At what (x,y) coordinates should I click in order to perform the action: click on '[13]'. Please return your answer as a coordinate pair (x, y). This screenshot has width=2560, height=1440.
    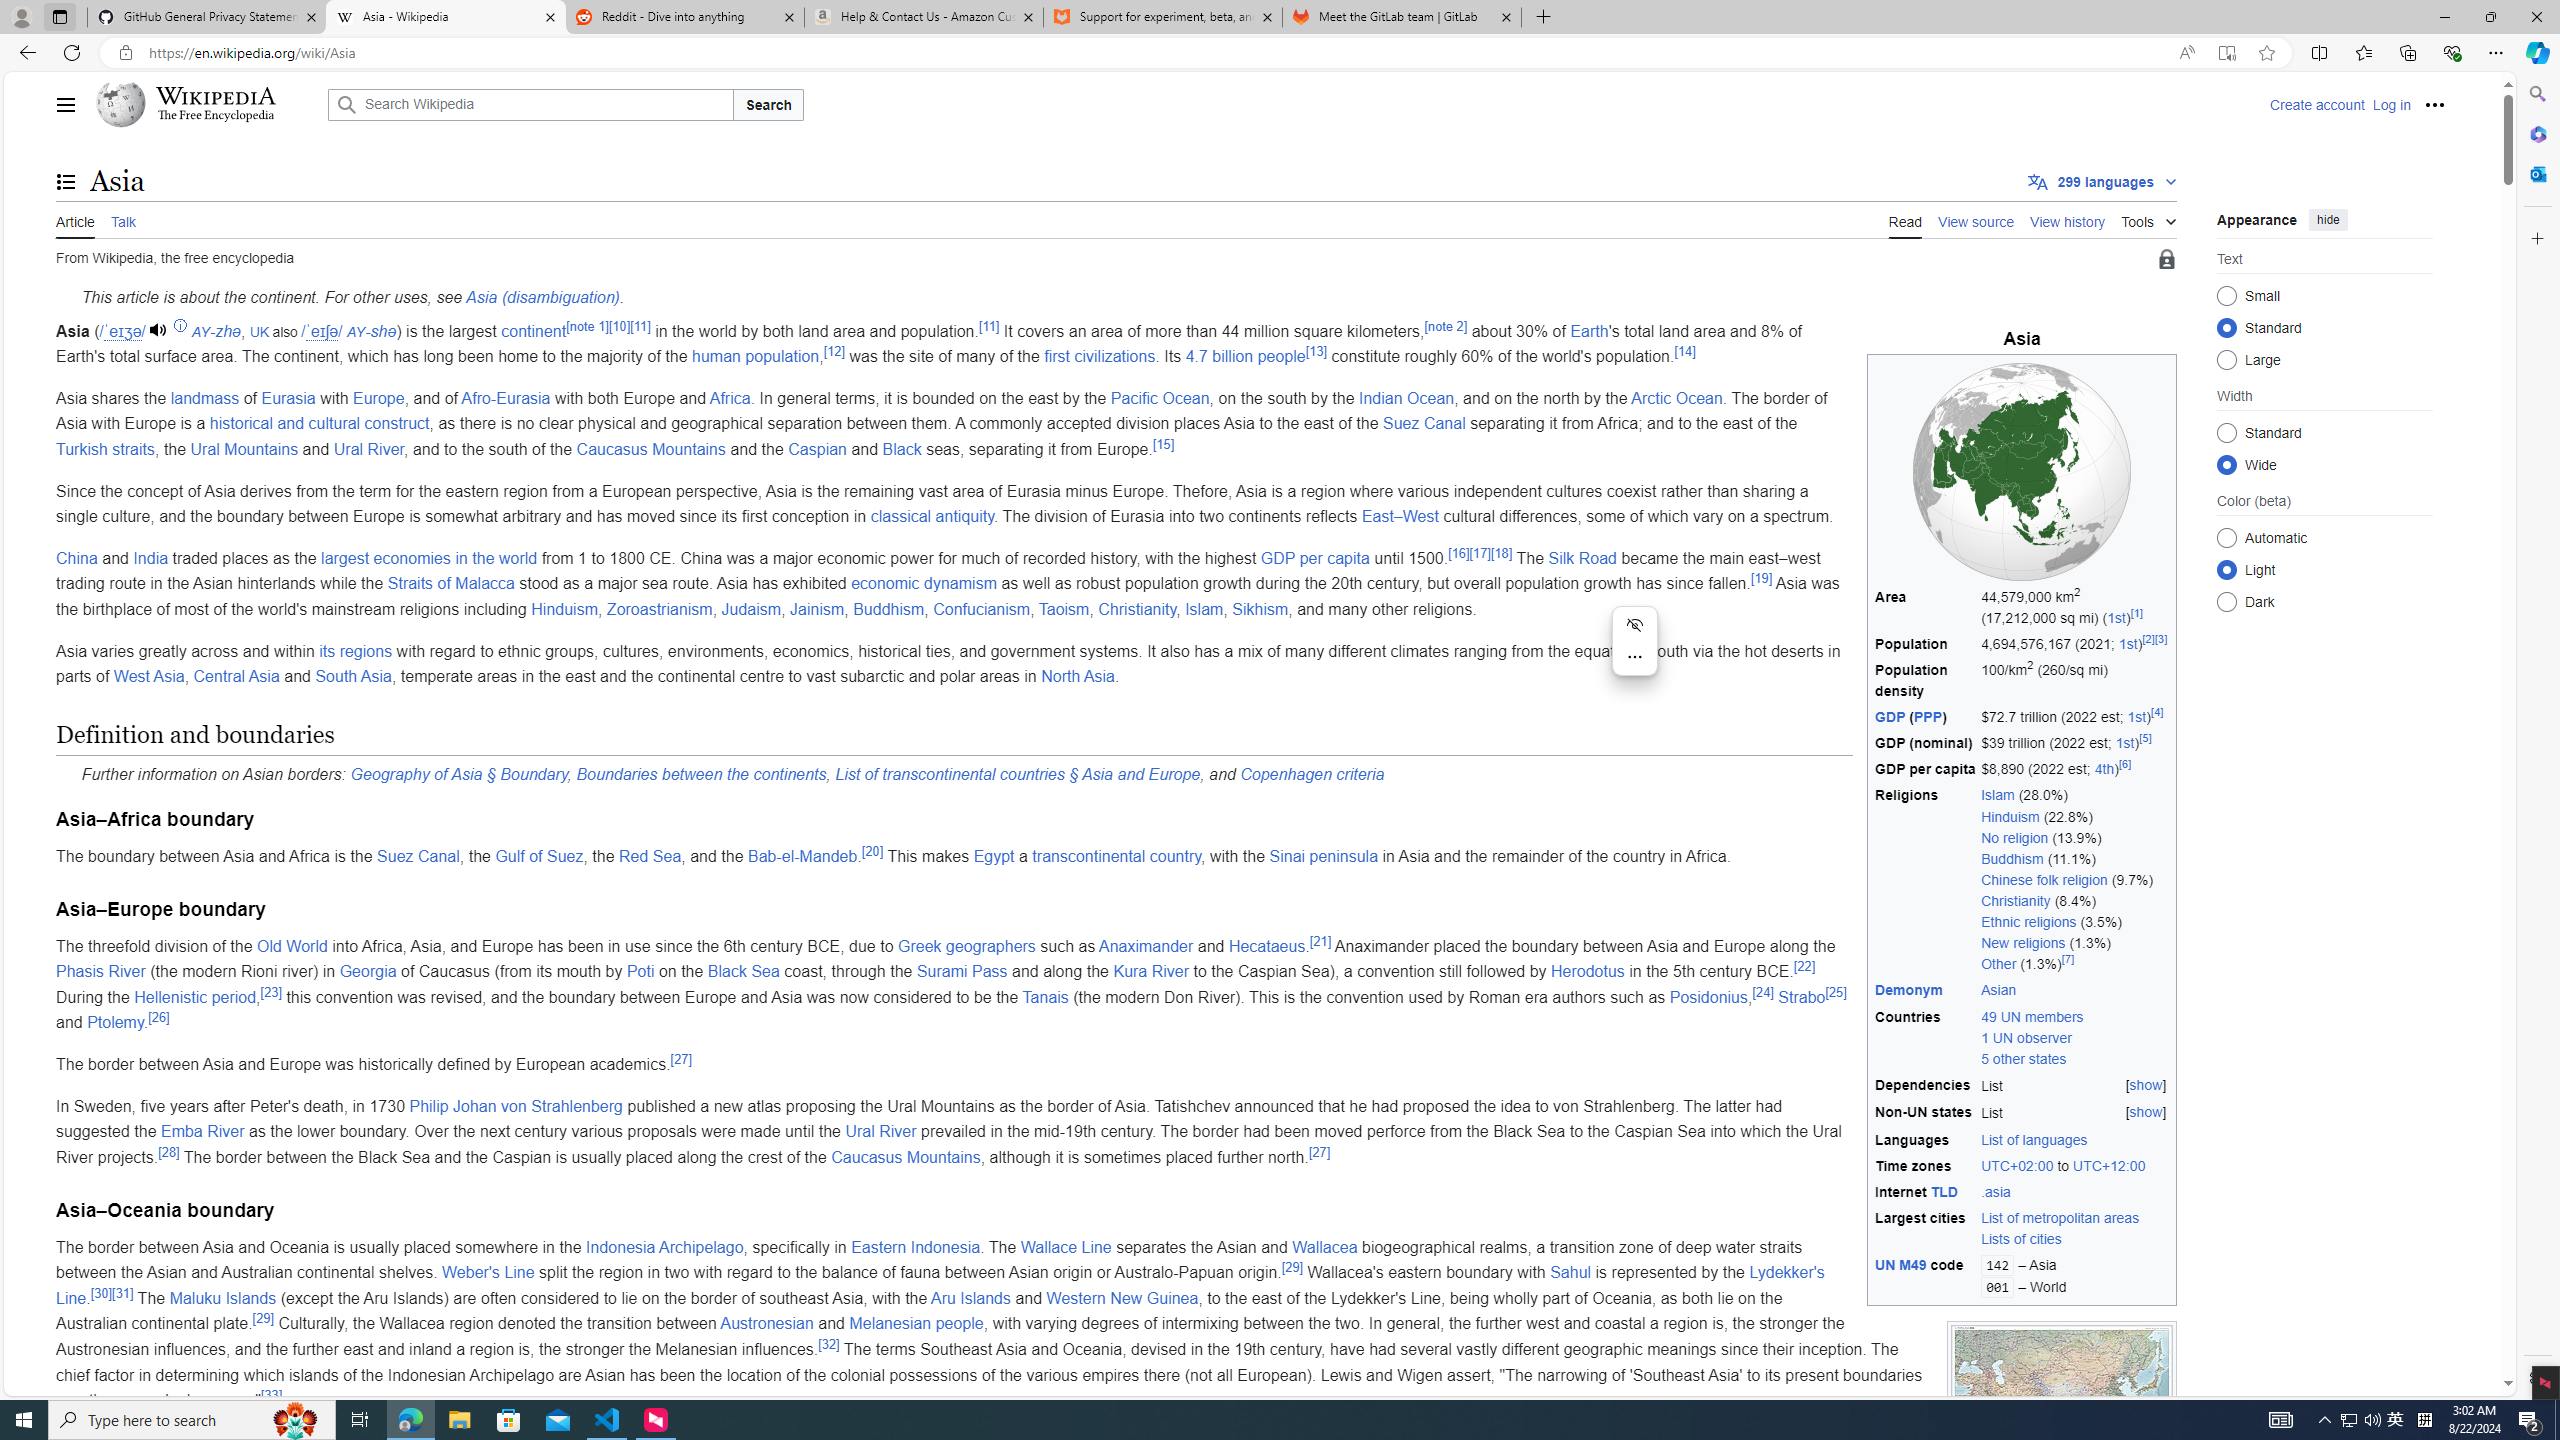
    Looking at the image, I should click on (1316, 349).